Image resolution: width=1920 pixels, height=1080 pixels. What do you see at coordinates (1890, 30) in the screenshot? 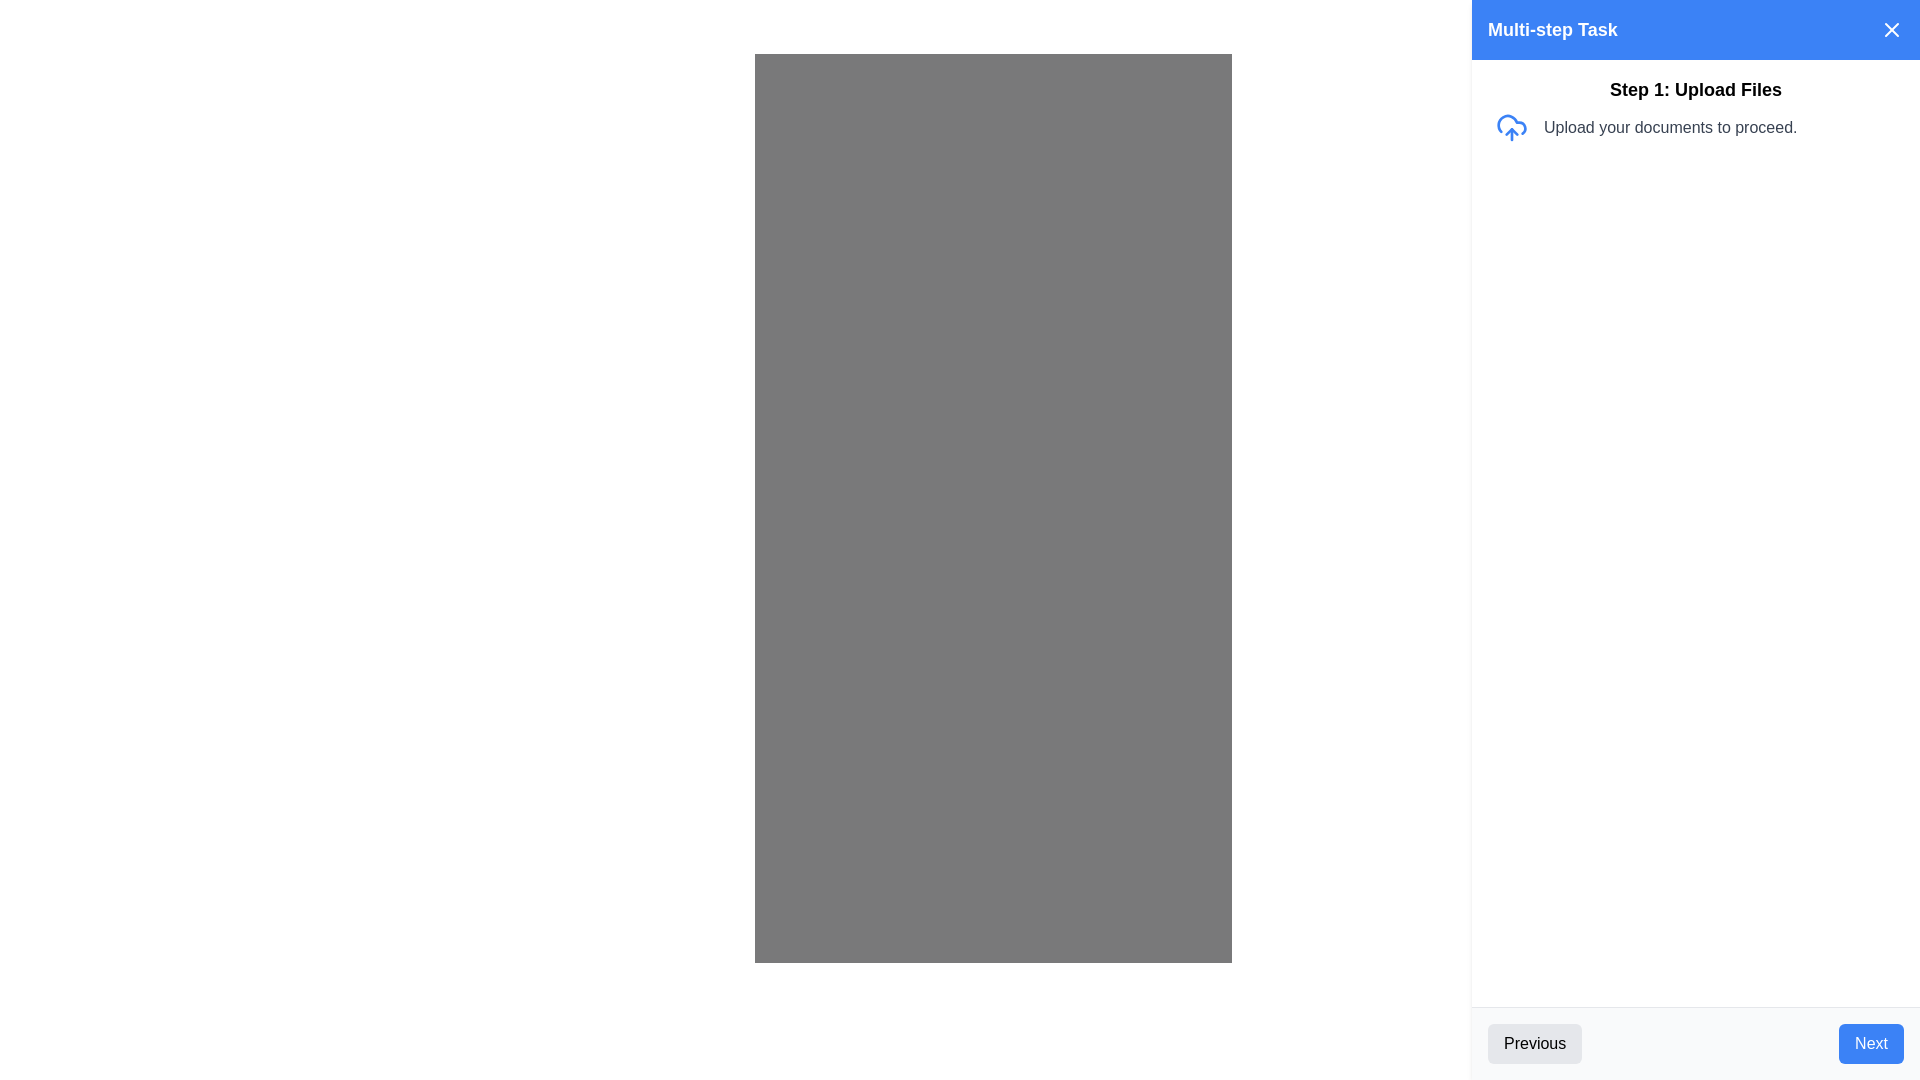
I see `the close icon located at the top-right corner of the interface` at bounding box center [1890, 30].